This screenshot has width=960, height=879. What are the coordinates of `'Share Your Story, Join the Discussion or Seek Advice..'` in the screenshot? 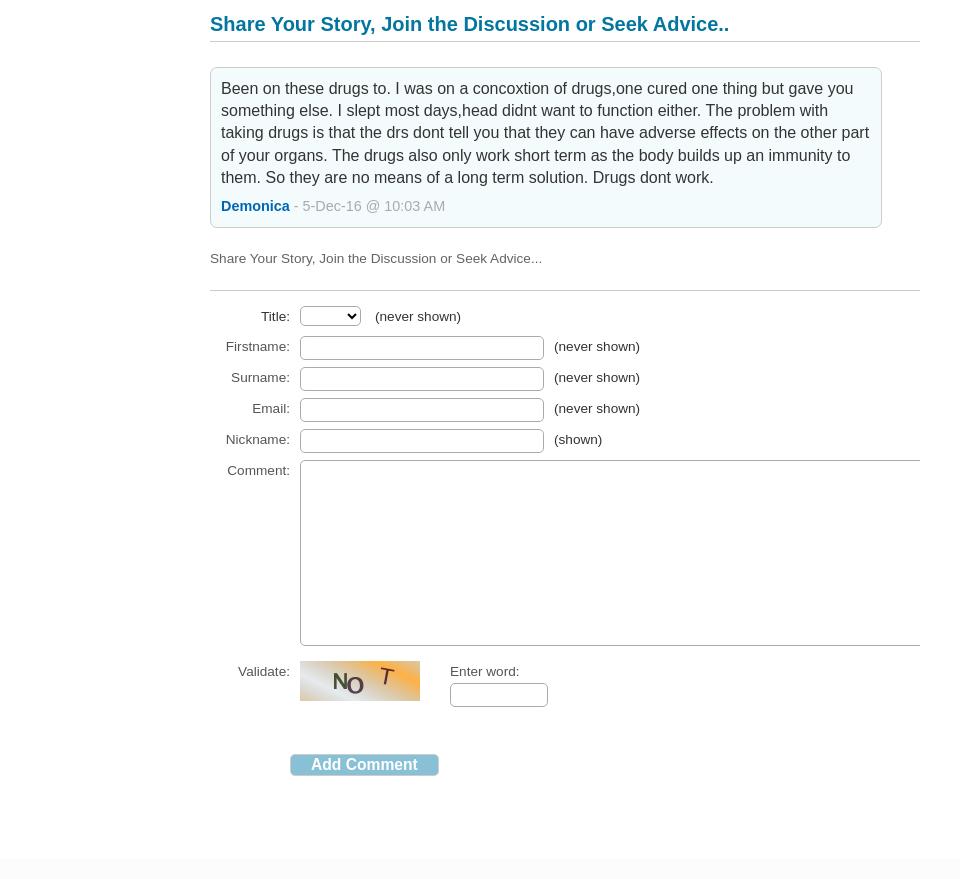 It's located at (469, 22).